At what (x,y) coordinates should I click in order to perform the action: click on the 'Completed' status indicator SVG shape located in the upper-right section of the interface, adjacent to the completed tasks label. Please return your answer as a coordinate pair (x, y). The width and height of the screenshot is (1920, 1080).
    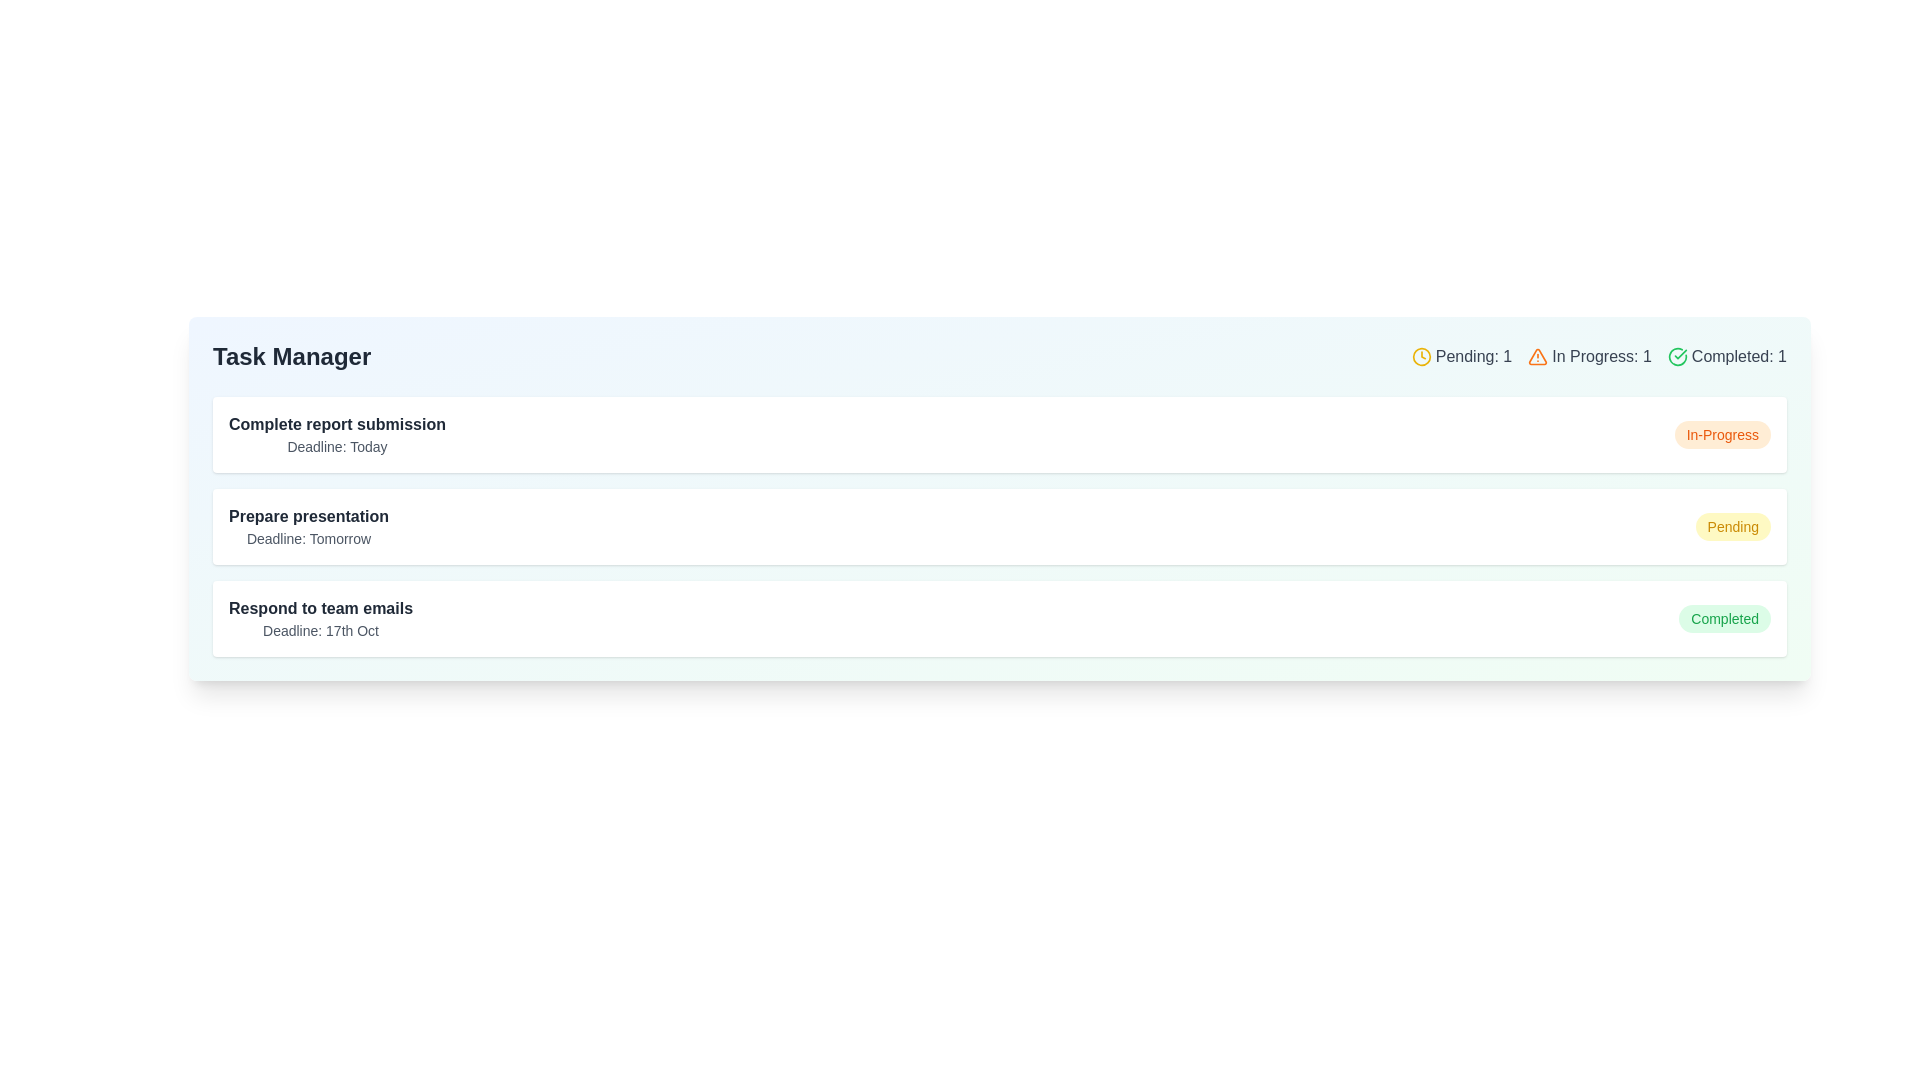
    Looking at the image, I should click on (1677, 356).